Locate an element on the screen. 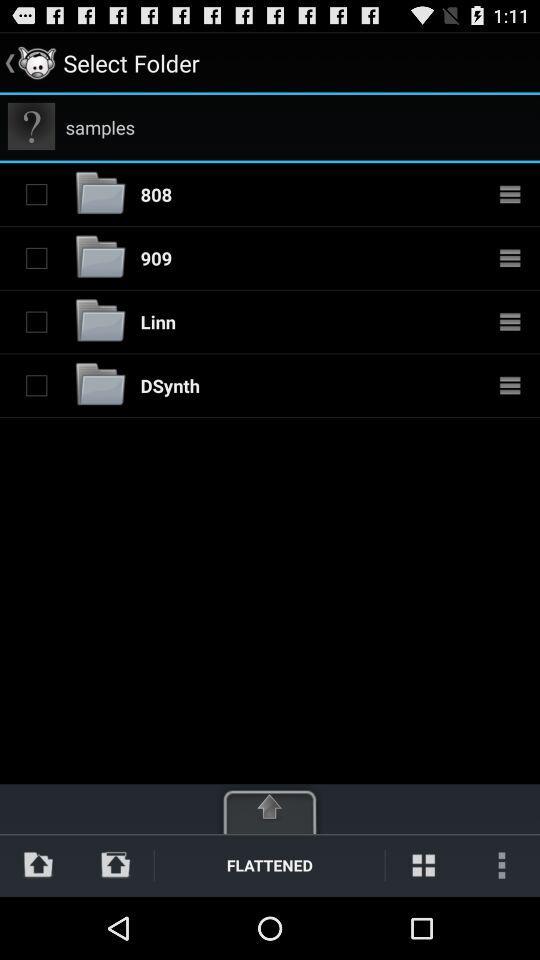 This screenshot has width=540, height=960. folder is located at coordinates (36, 194).